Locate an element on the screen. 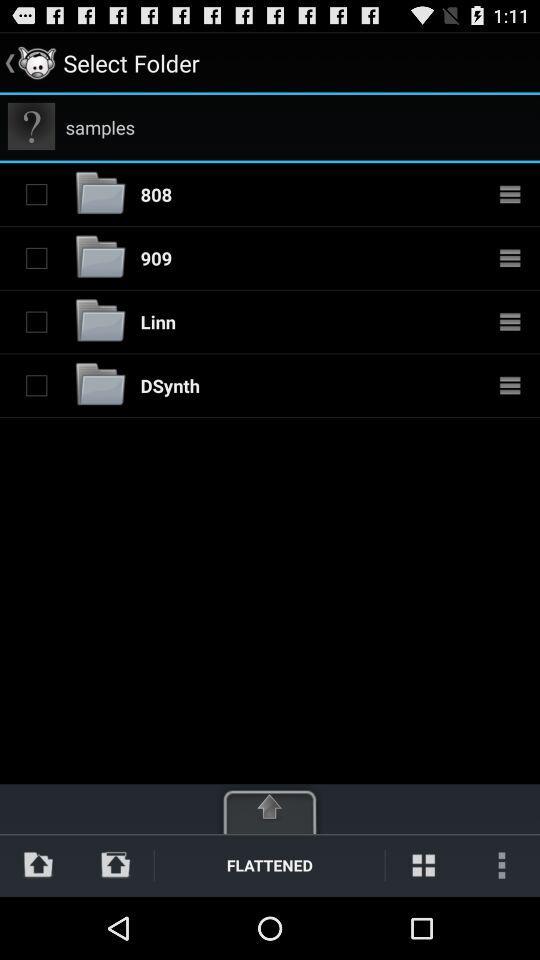 This screenshot has width=540, height=960. folder is located at coordinates (36, 194).